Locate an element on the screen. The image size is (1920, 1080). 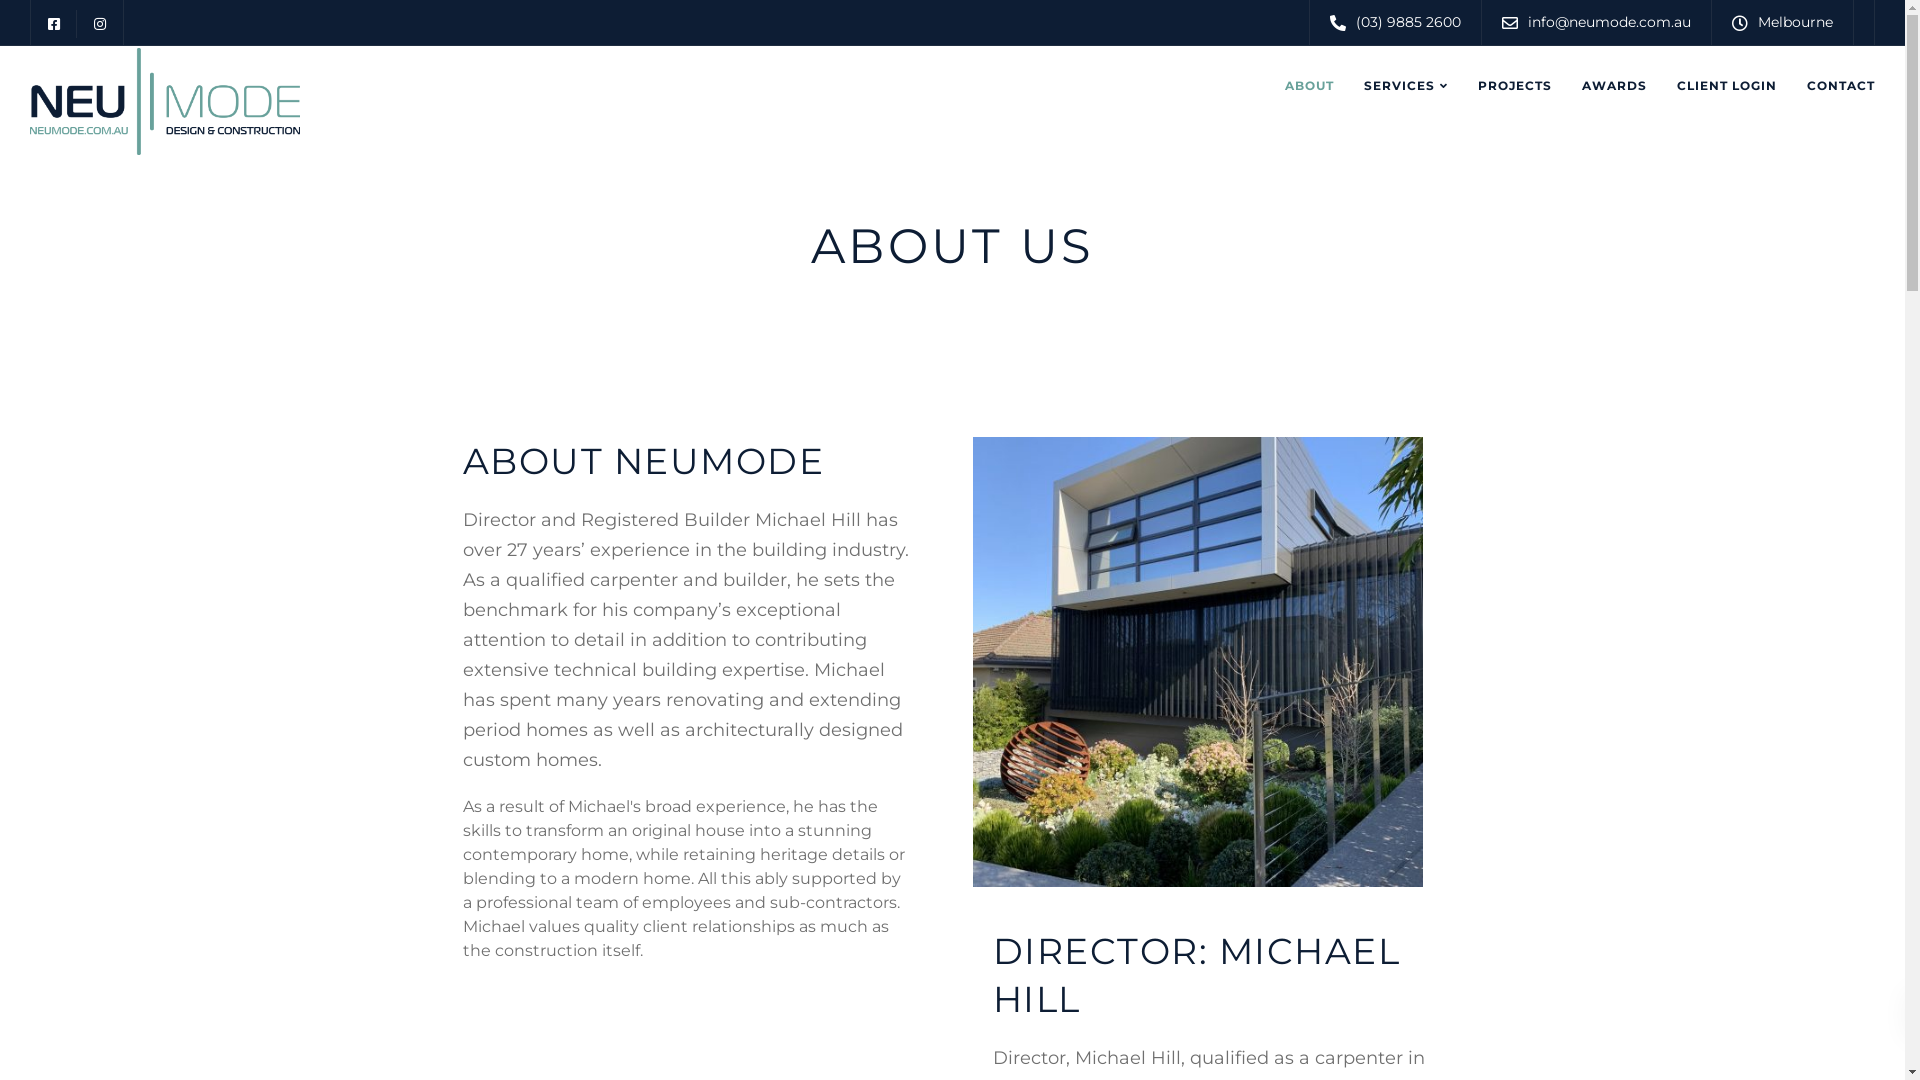
'CLIENT LOGIN' is located at coordinates (1726, 84).